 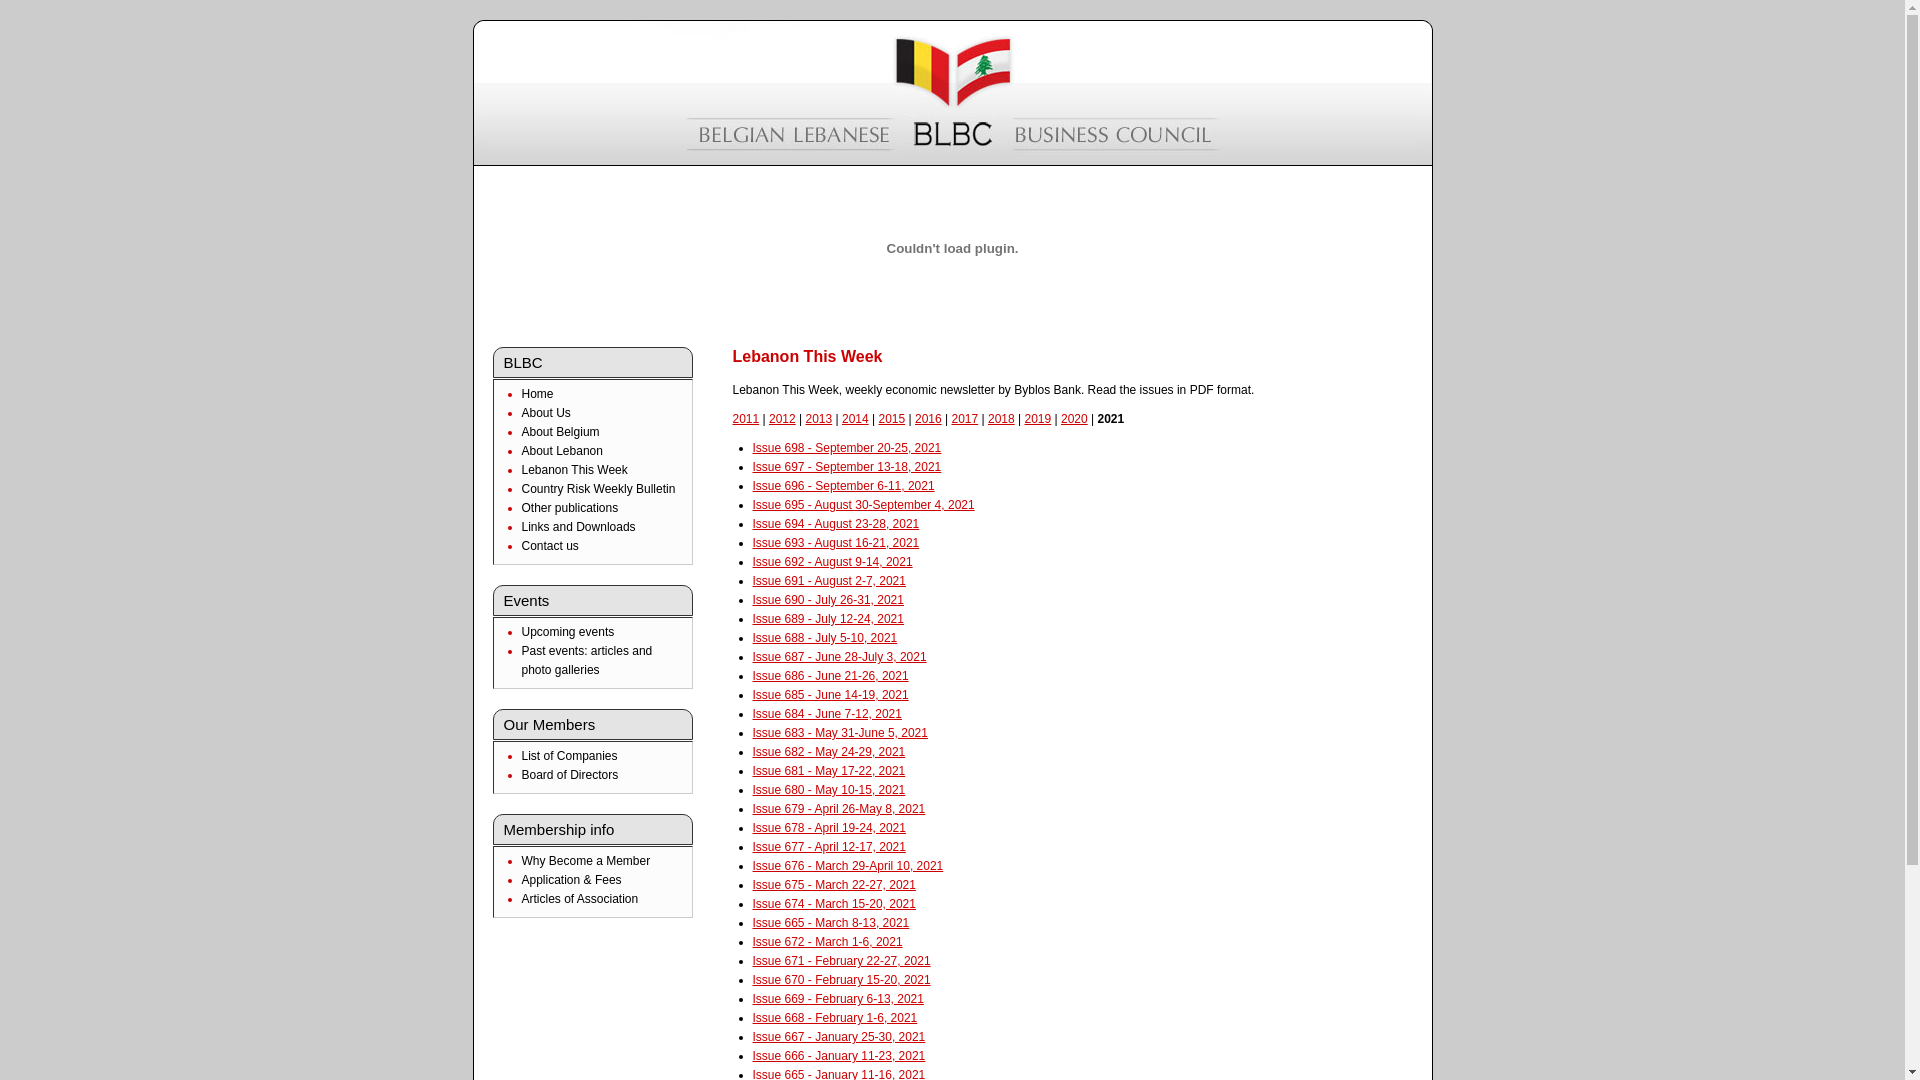 What do you see at coordinates (569, 774) in the screenshot?
I see `'Board of Directors'` at bounding box center [569, 774].